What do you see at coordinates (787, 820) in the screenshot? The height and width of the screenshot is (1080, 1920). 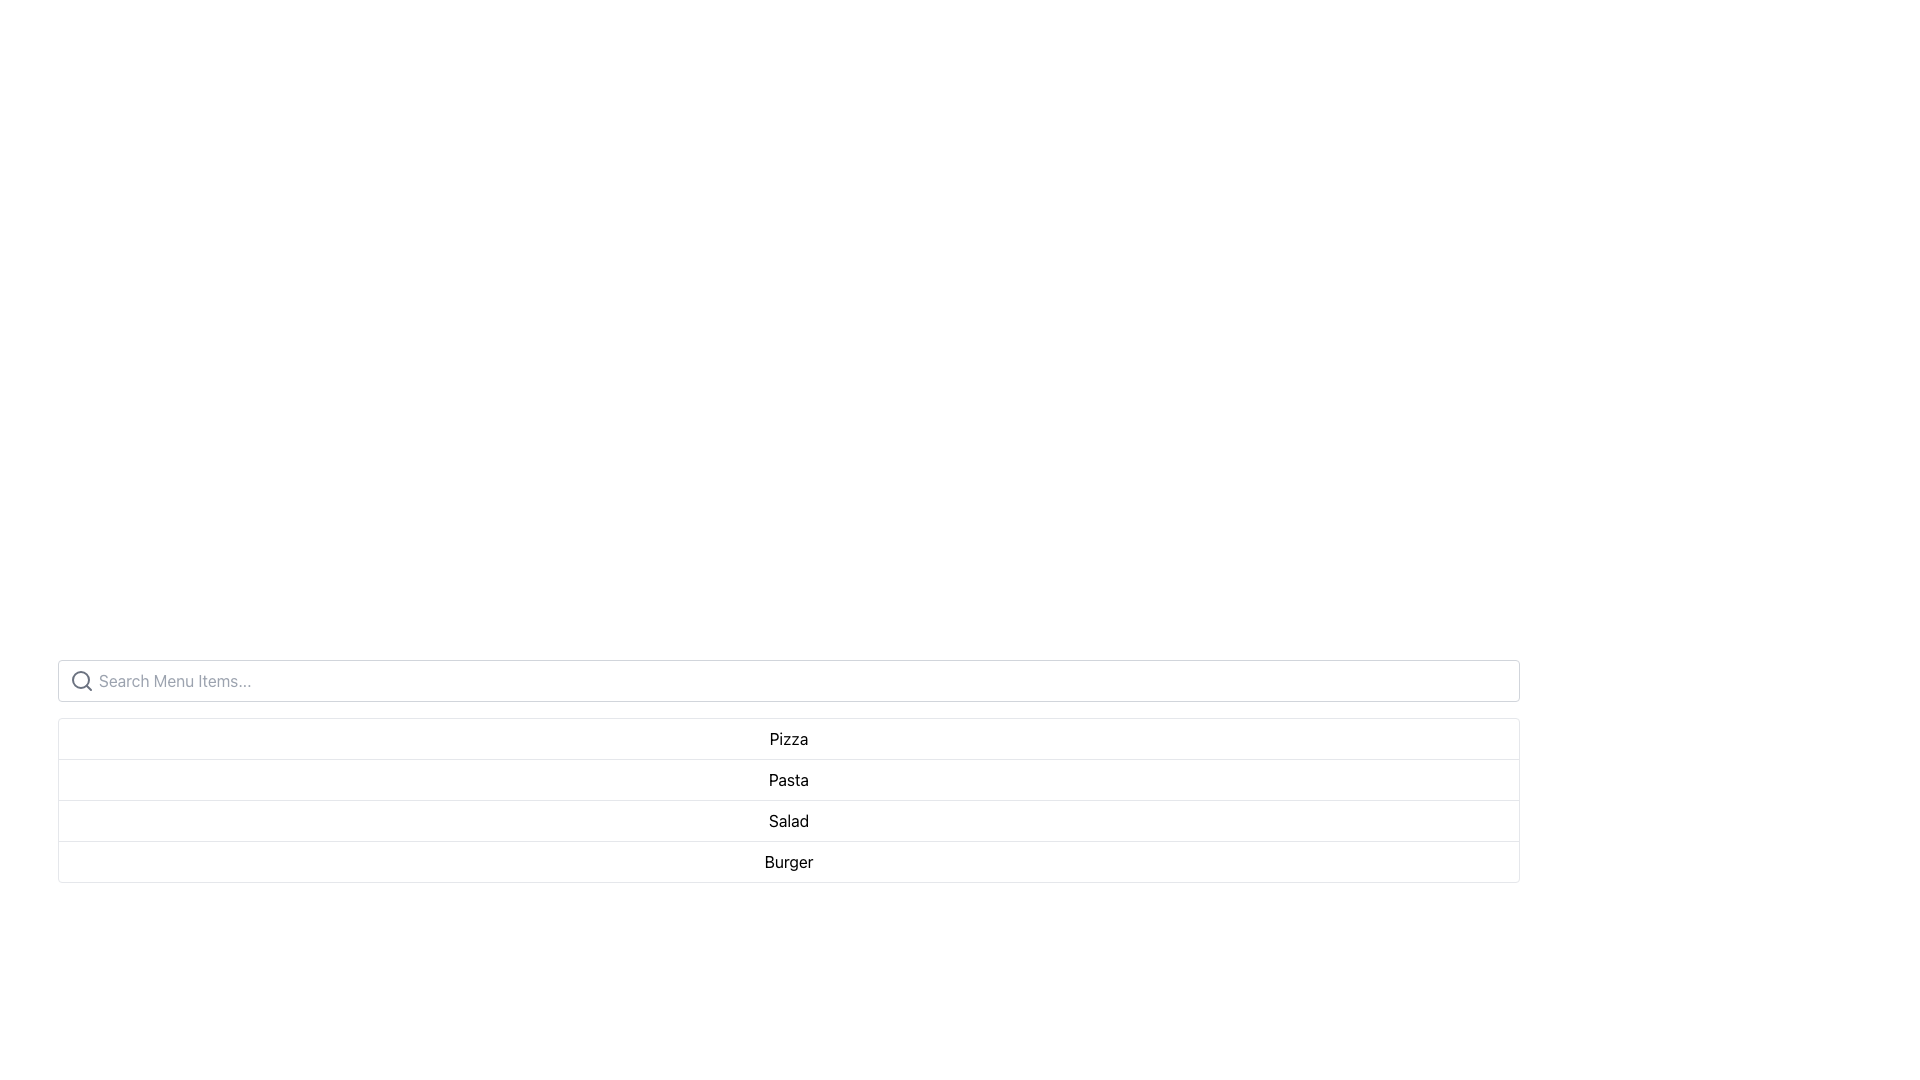 I see `the text label for the menu option labeled 'Salad'` at bounding box center [787, 820].